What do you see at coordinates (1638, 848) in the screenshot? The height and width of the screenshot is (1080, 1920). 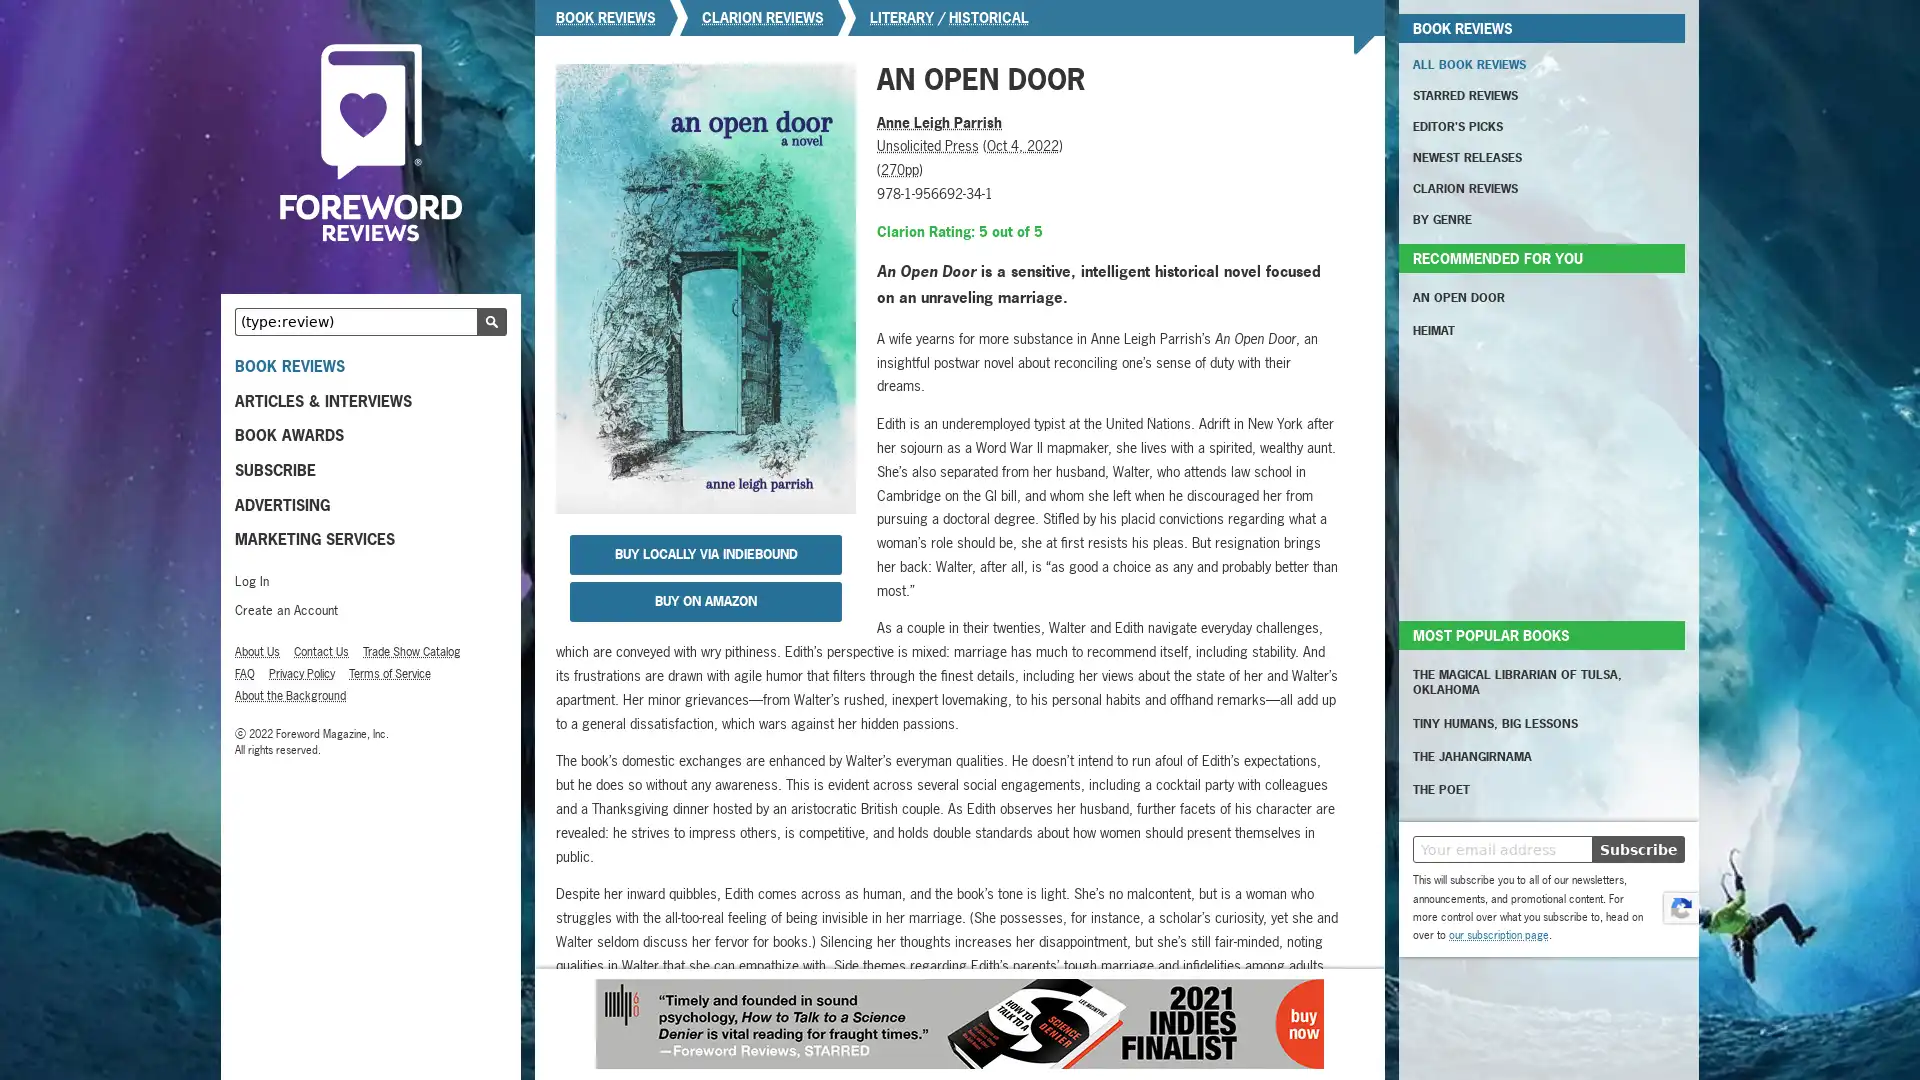 I see `Subscribe` at bounding box center [1638, 848].